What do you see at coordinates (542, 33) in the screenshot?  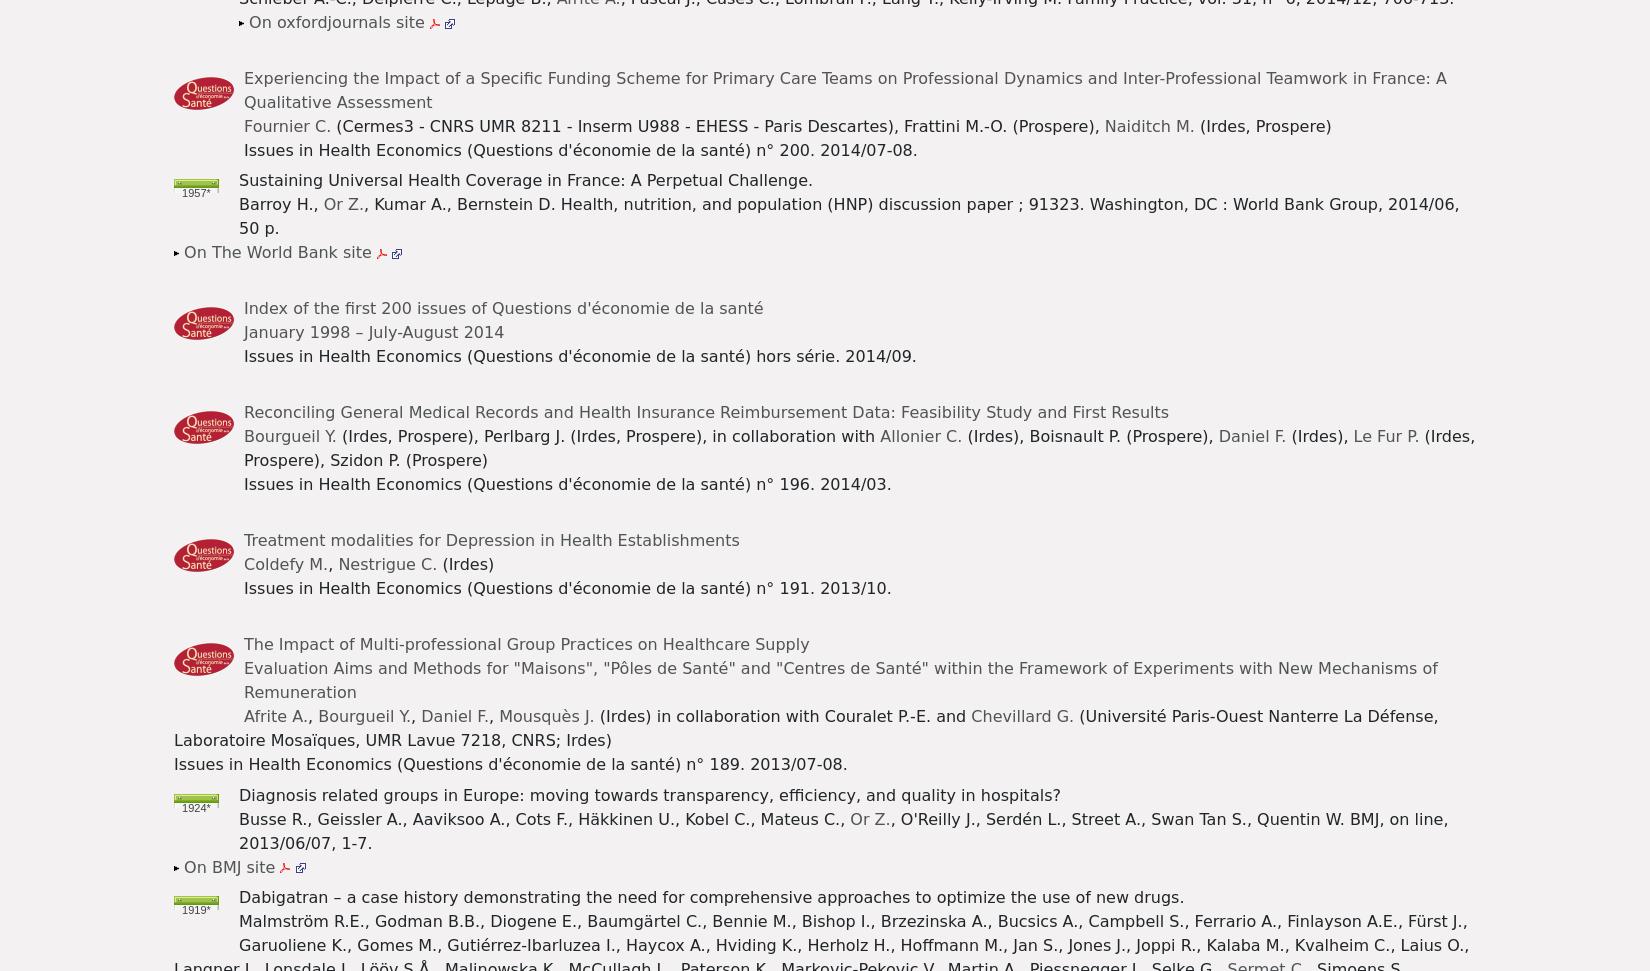 I see `'Newsletter'` at bounding box center [542, 33].